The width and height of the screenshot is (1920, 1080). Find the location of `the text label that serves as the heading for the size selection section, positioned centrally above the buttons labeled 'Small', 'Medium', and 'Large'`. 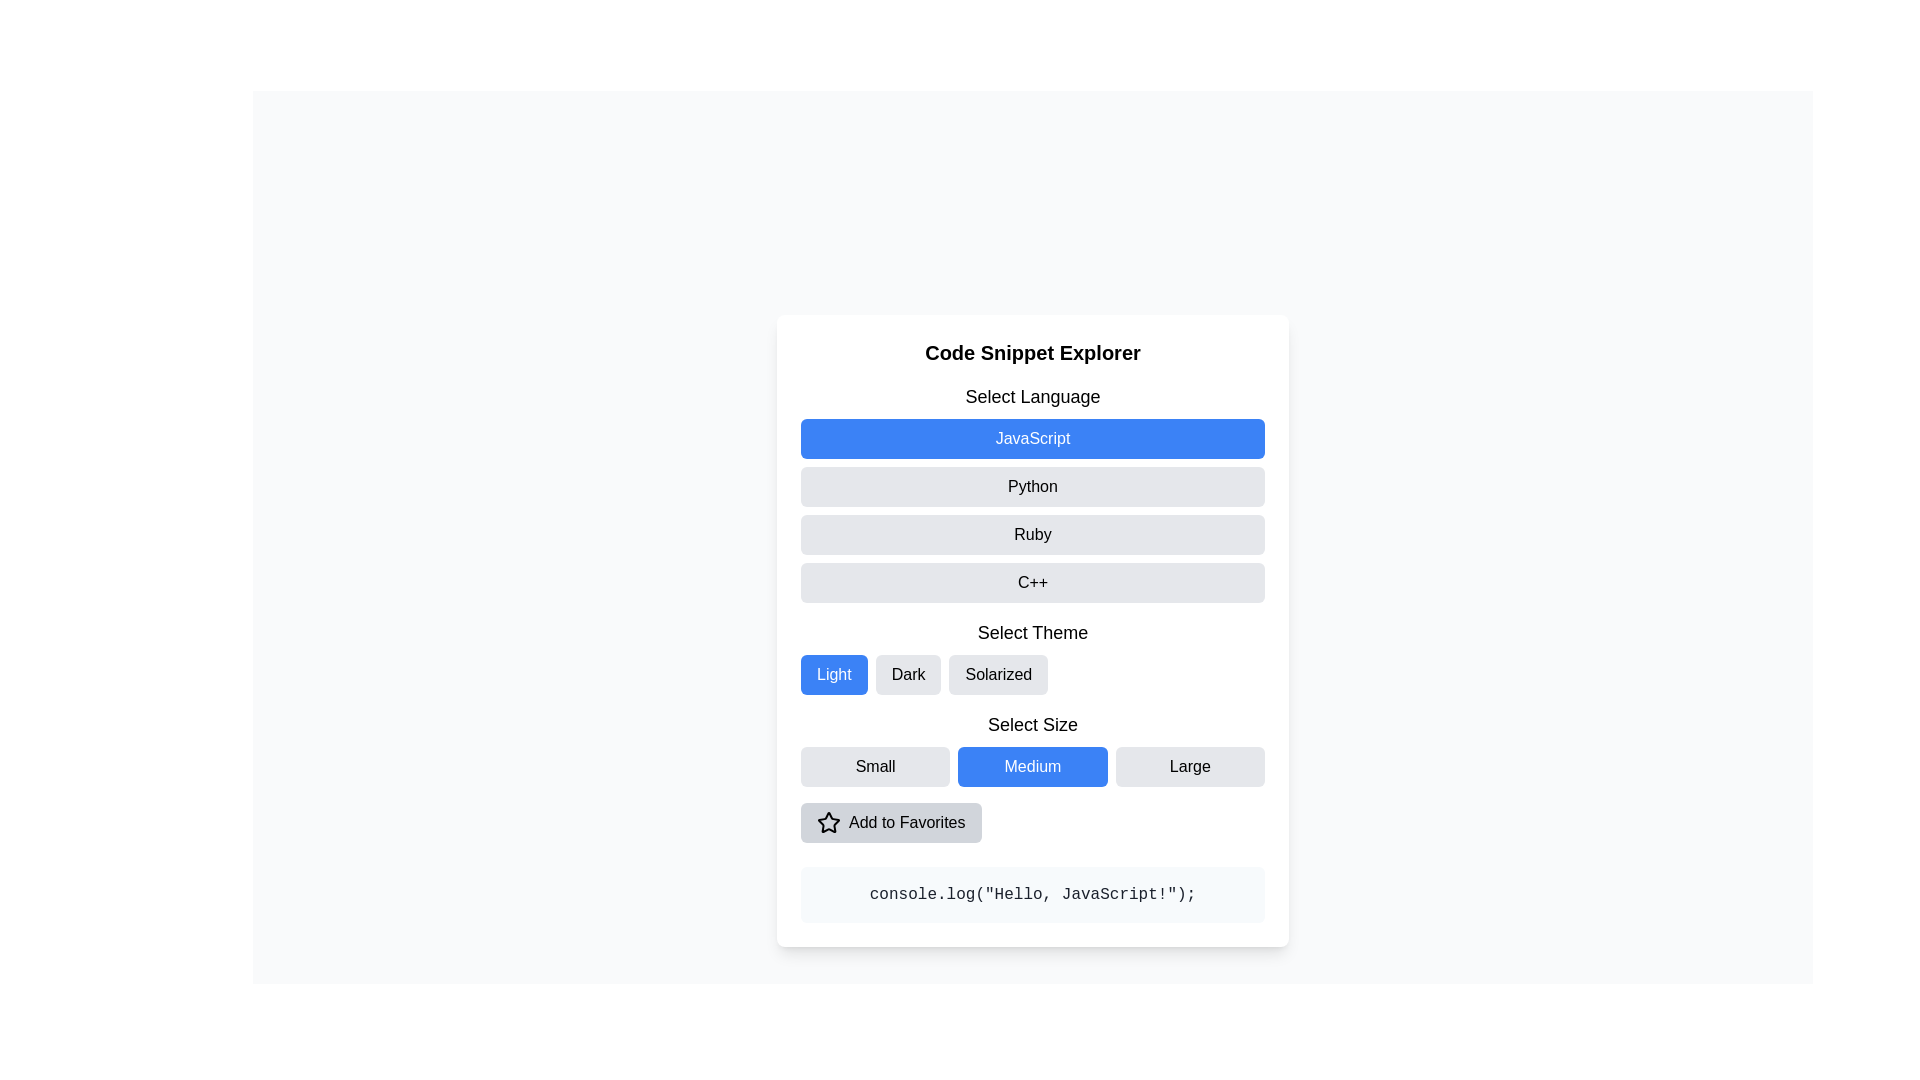

the text label that serves as the heading for the size selection section, positioned centrally above the buttons labeled 'Small', 'Medium', and 'Large' is located at coordinates (1032, 725).